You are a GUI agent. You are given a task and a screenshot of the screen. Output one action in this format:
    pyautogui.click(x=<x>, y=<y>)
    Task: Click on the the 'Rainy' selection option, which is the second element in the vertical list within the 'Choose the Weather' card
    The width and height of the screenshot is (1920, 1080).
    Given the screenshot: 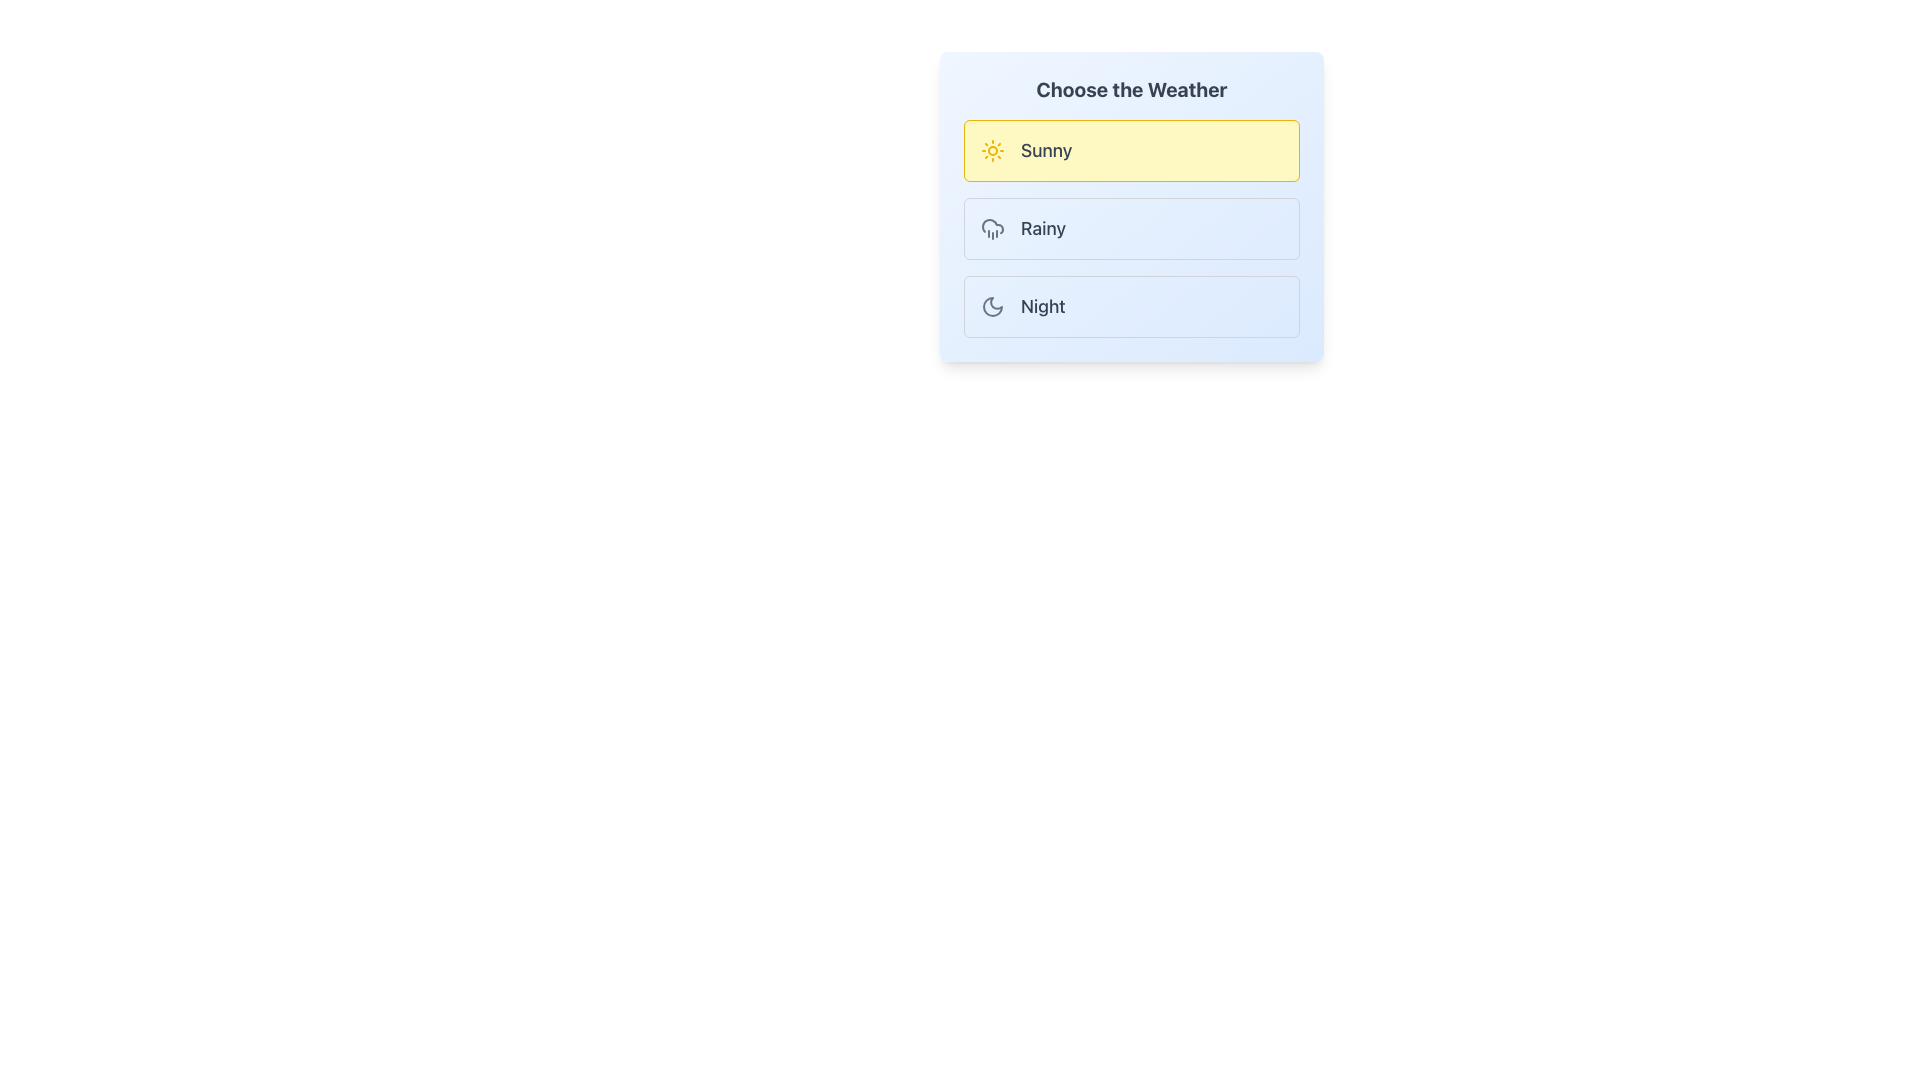 What is the action you would take?
    pyautogui.click(x=1132, y=207)
    